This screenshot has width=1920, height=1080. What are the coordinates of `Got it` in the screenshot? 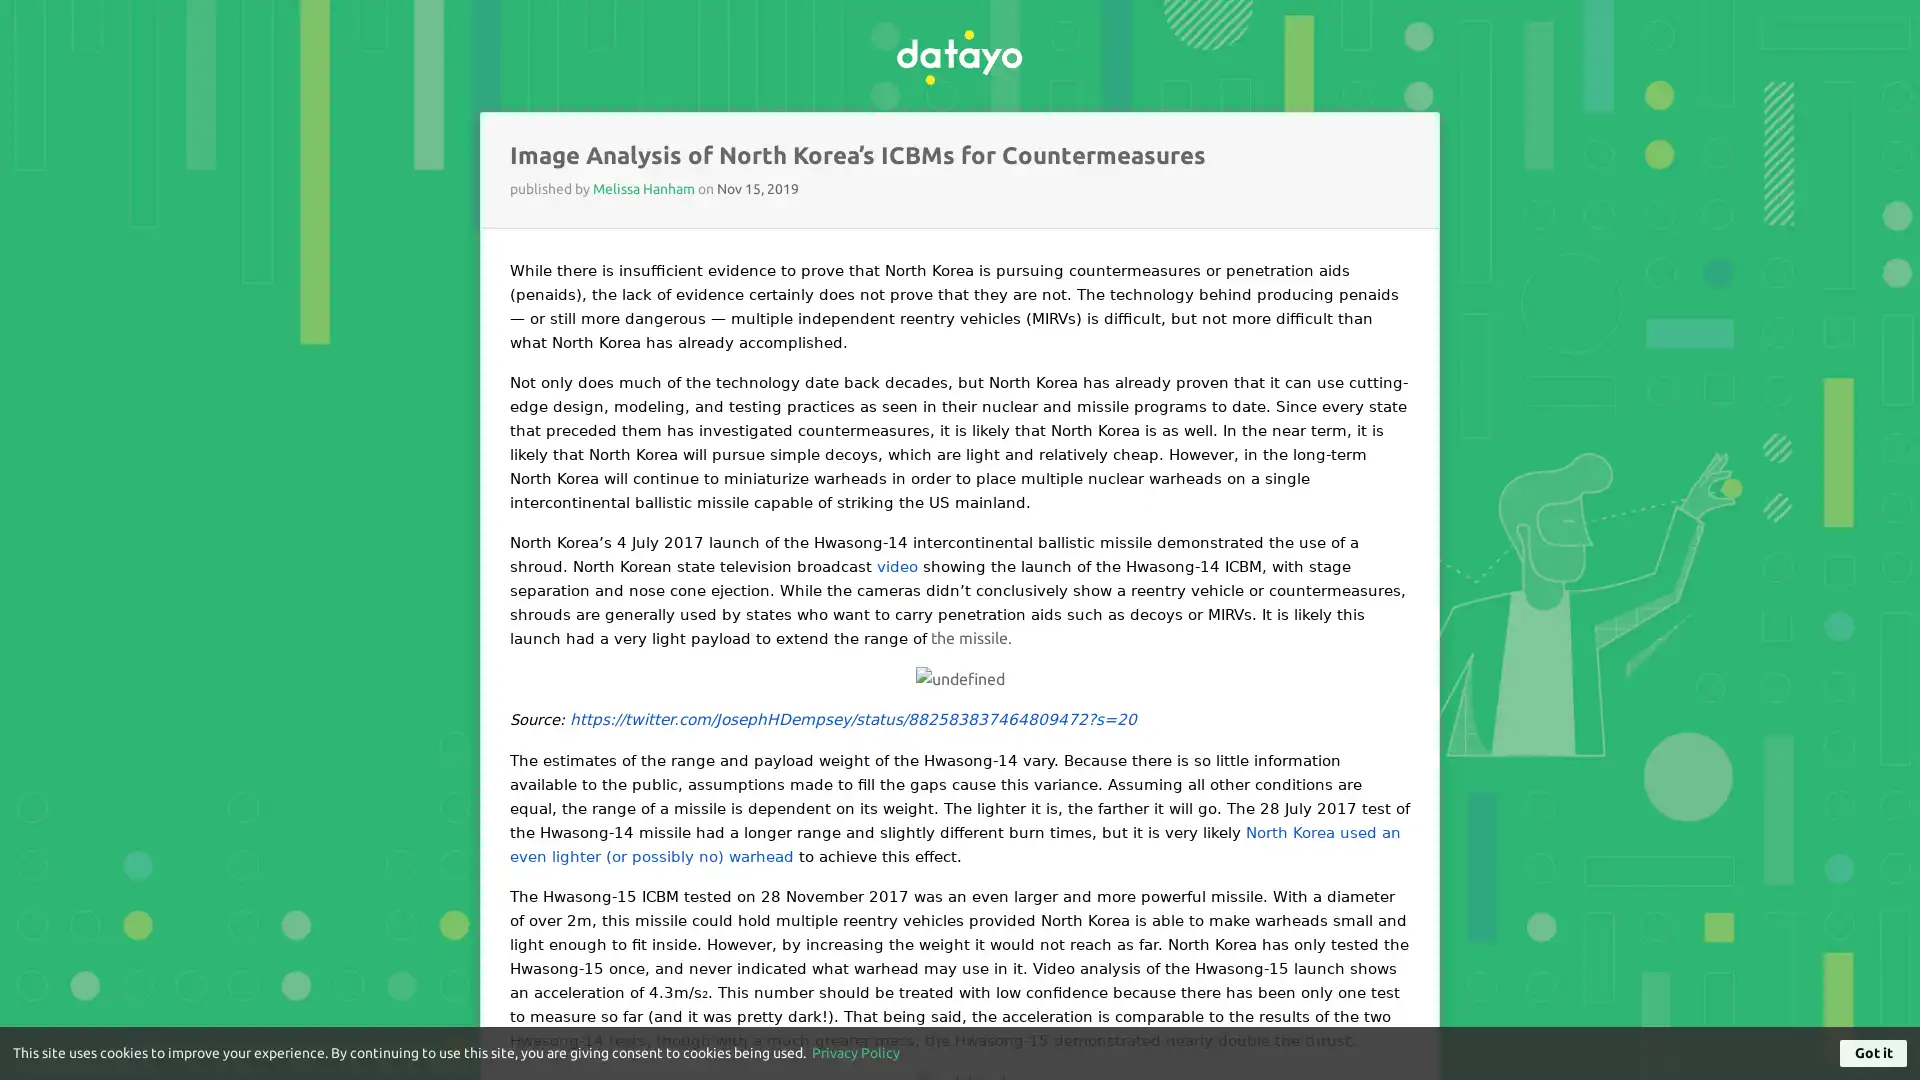 It's located at (1872, 1052).